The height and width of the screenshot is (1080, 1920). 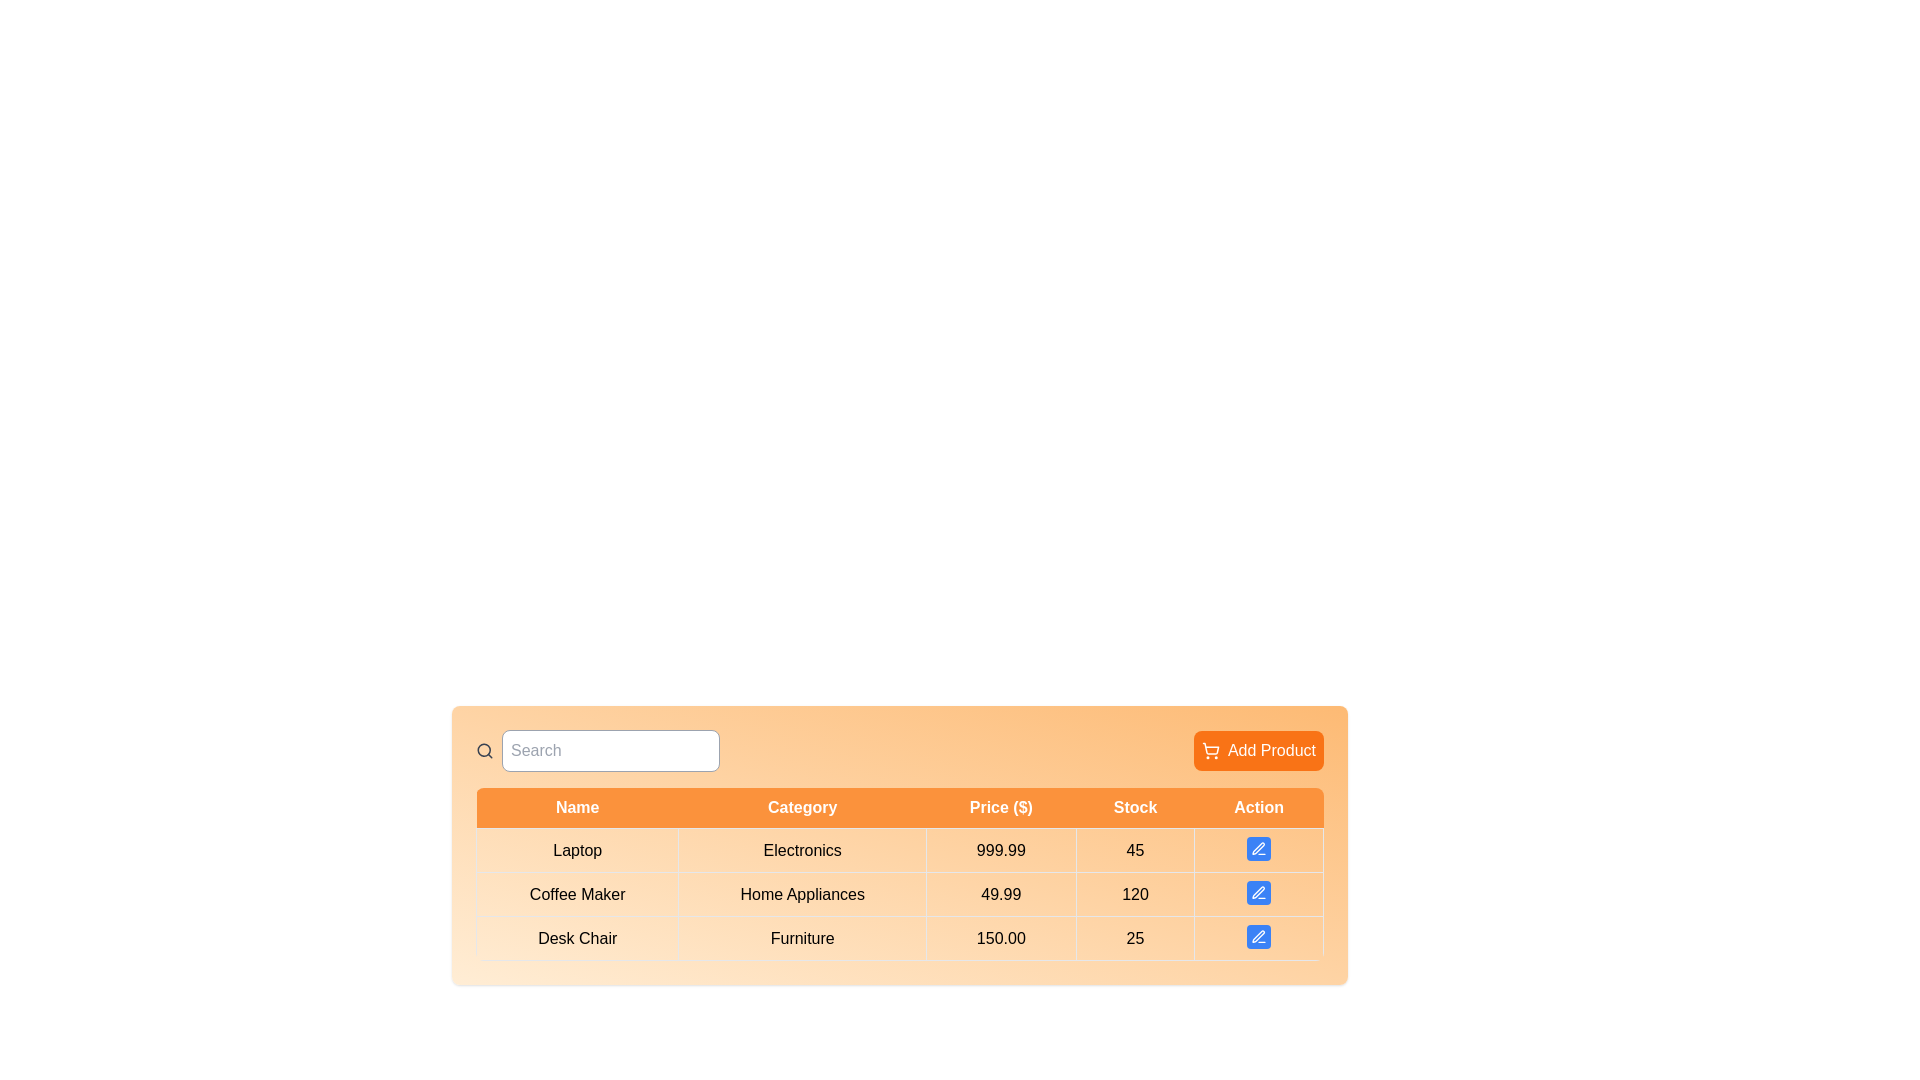 I want to click on the table cell displaying the price '150.00' in the third row under the 'Price ($)' header, which is centered in a light orange rectangular cell, so click(x=1001, y=938).